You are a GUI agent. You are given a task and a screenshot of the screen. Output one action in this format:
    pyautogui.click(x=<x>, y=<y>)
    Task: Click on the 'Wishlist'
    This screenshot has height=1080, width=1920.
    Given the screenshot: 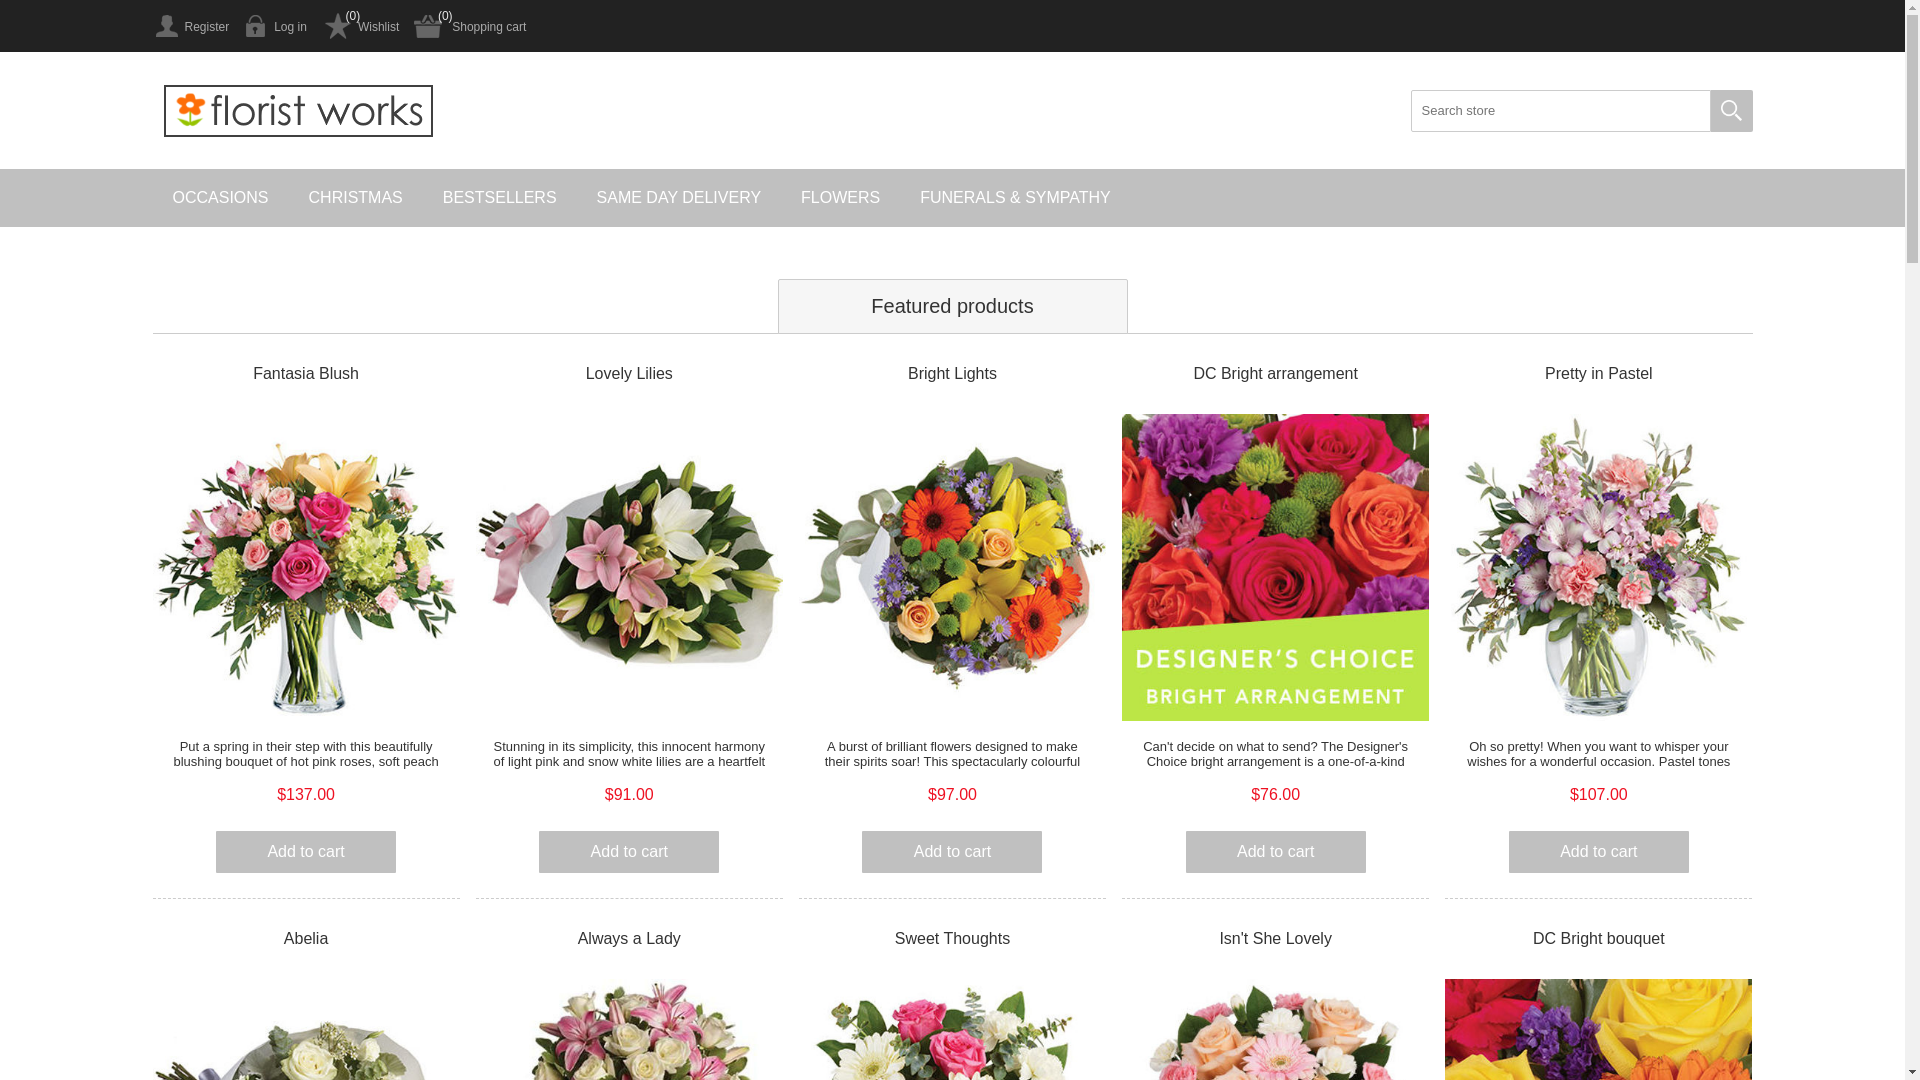 What is the action you would take?
    pyautogui.click(x=360, y=26)
    